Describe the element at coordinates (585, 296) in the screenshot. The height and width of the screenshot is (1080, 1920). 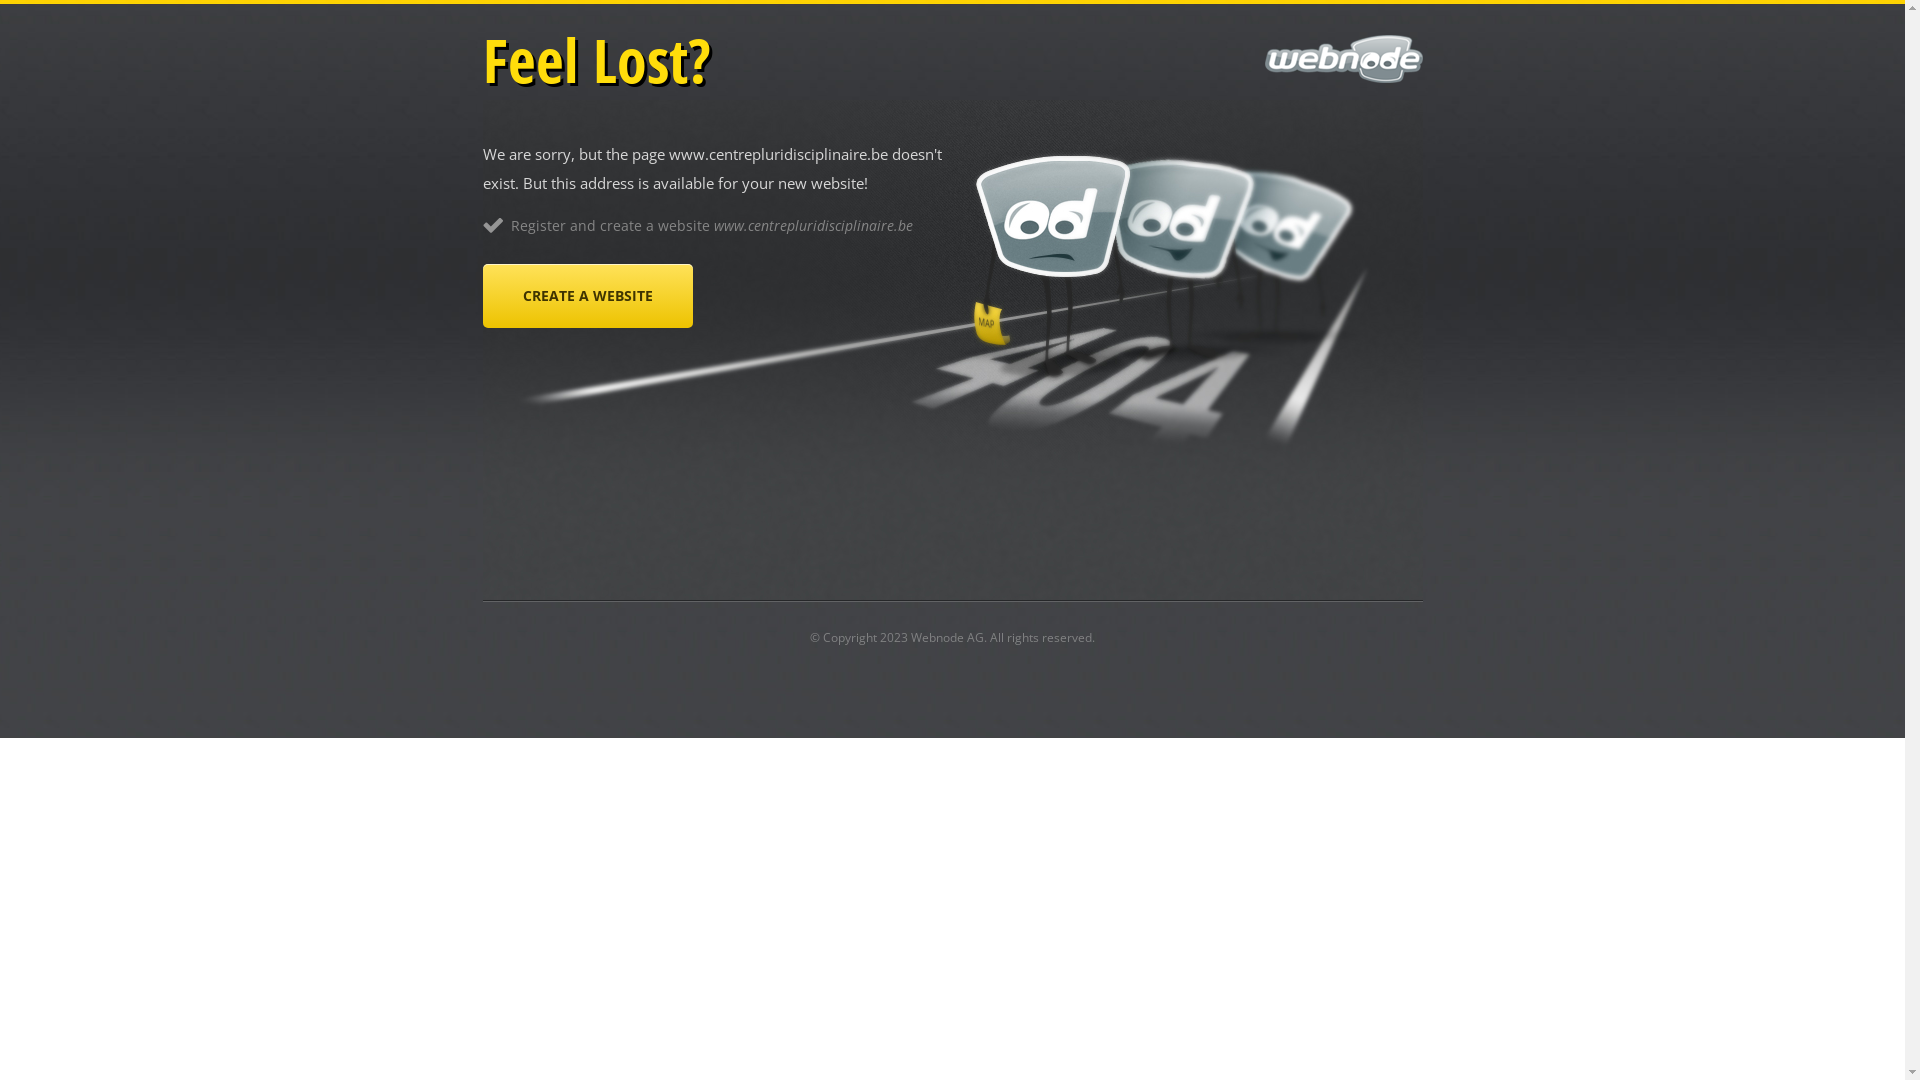
I see `'CREATE A WEBSITE'` at that location.